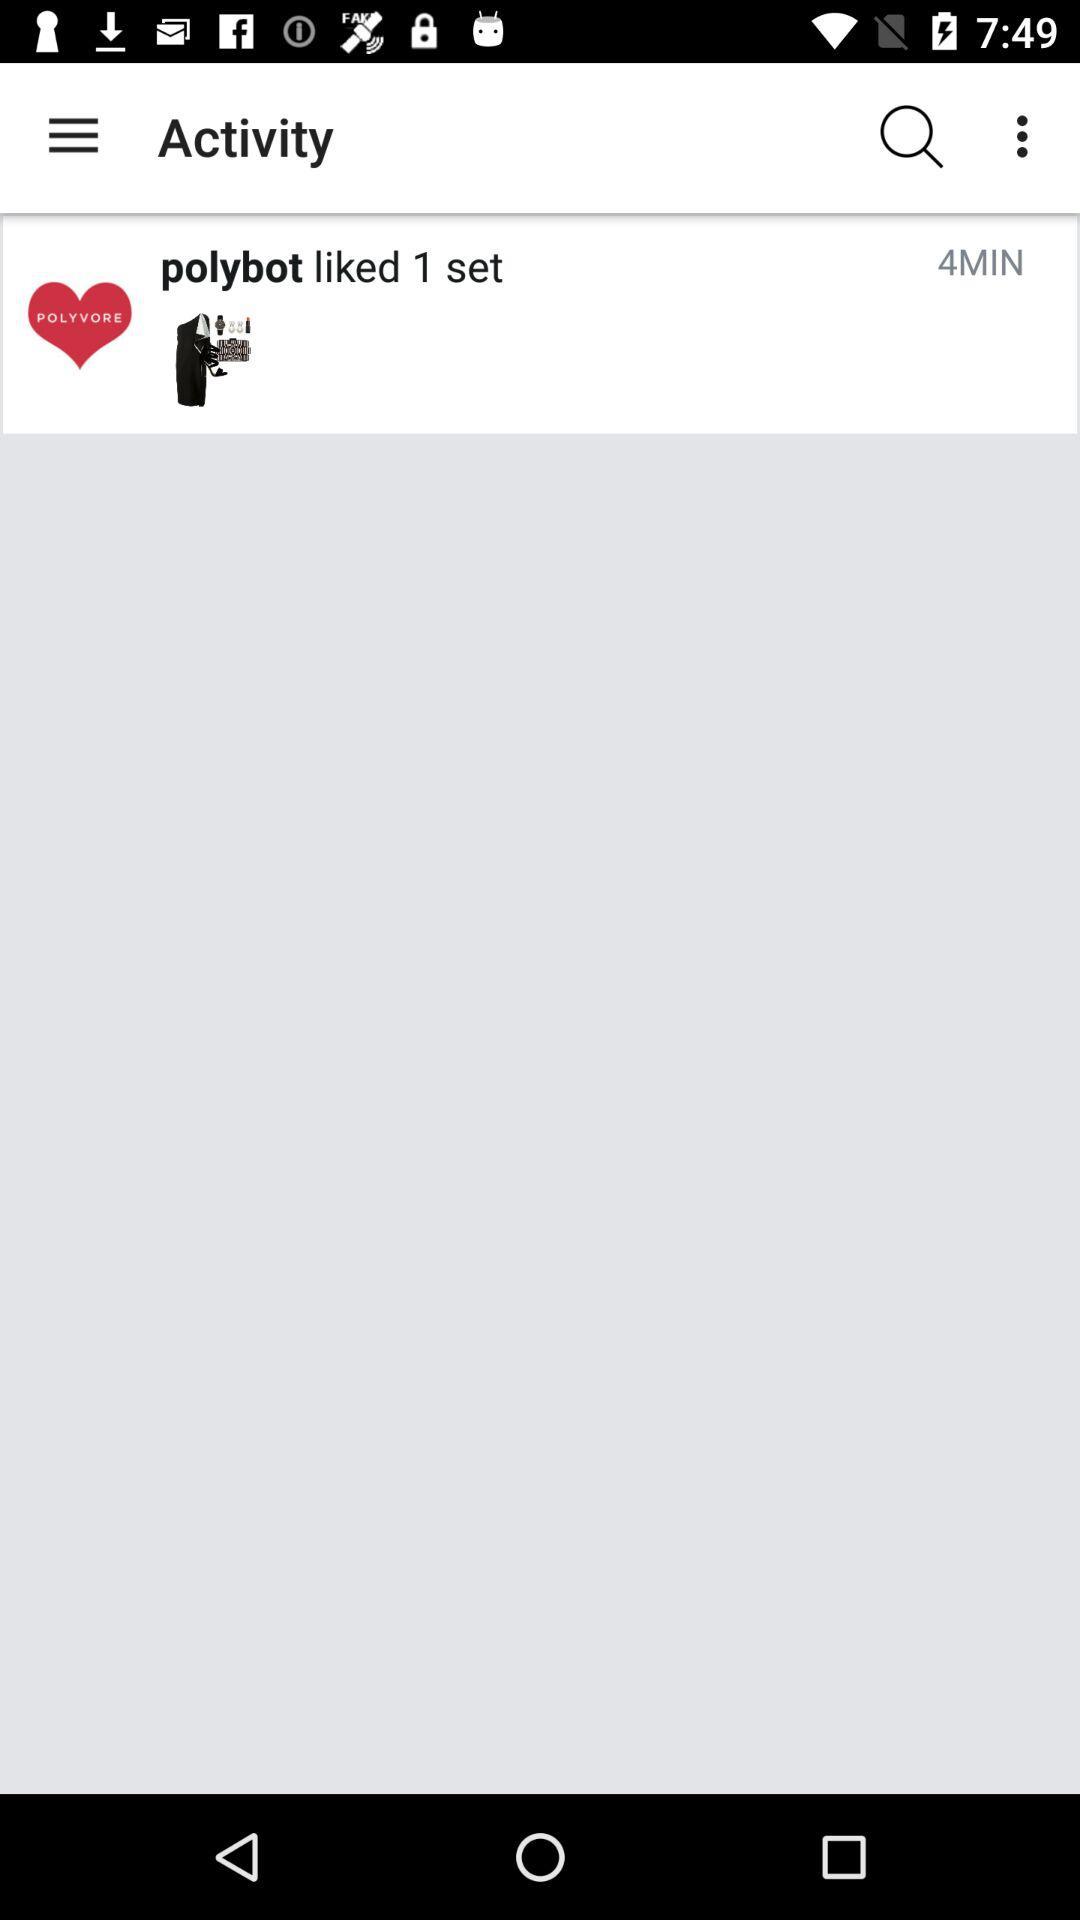 The height and width of the screenshot is (1920, 1080). What do you see at coordinates (78, 324) in the screenshot?
I see `open polybot profile` at bounding box center [78, 324].